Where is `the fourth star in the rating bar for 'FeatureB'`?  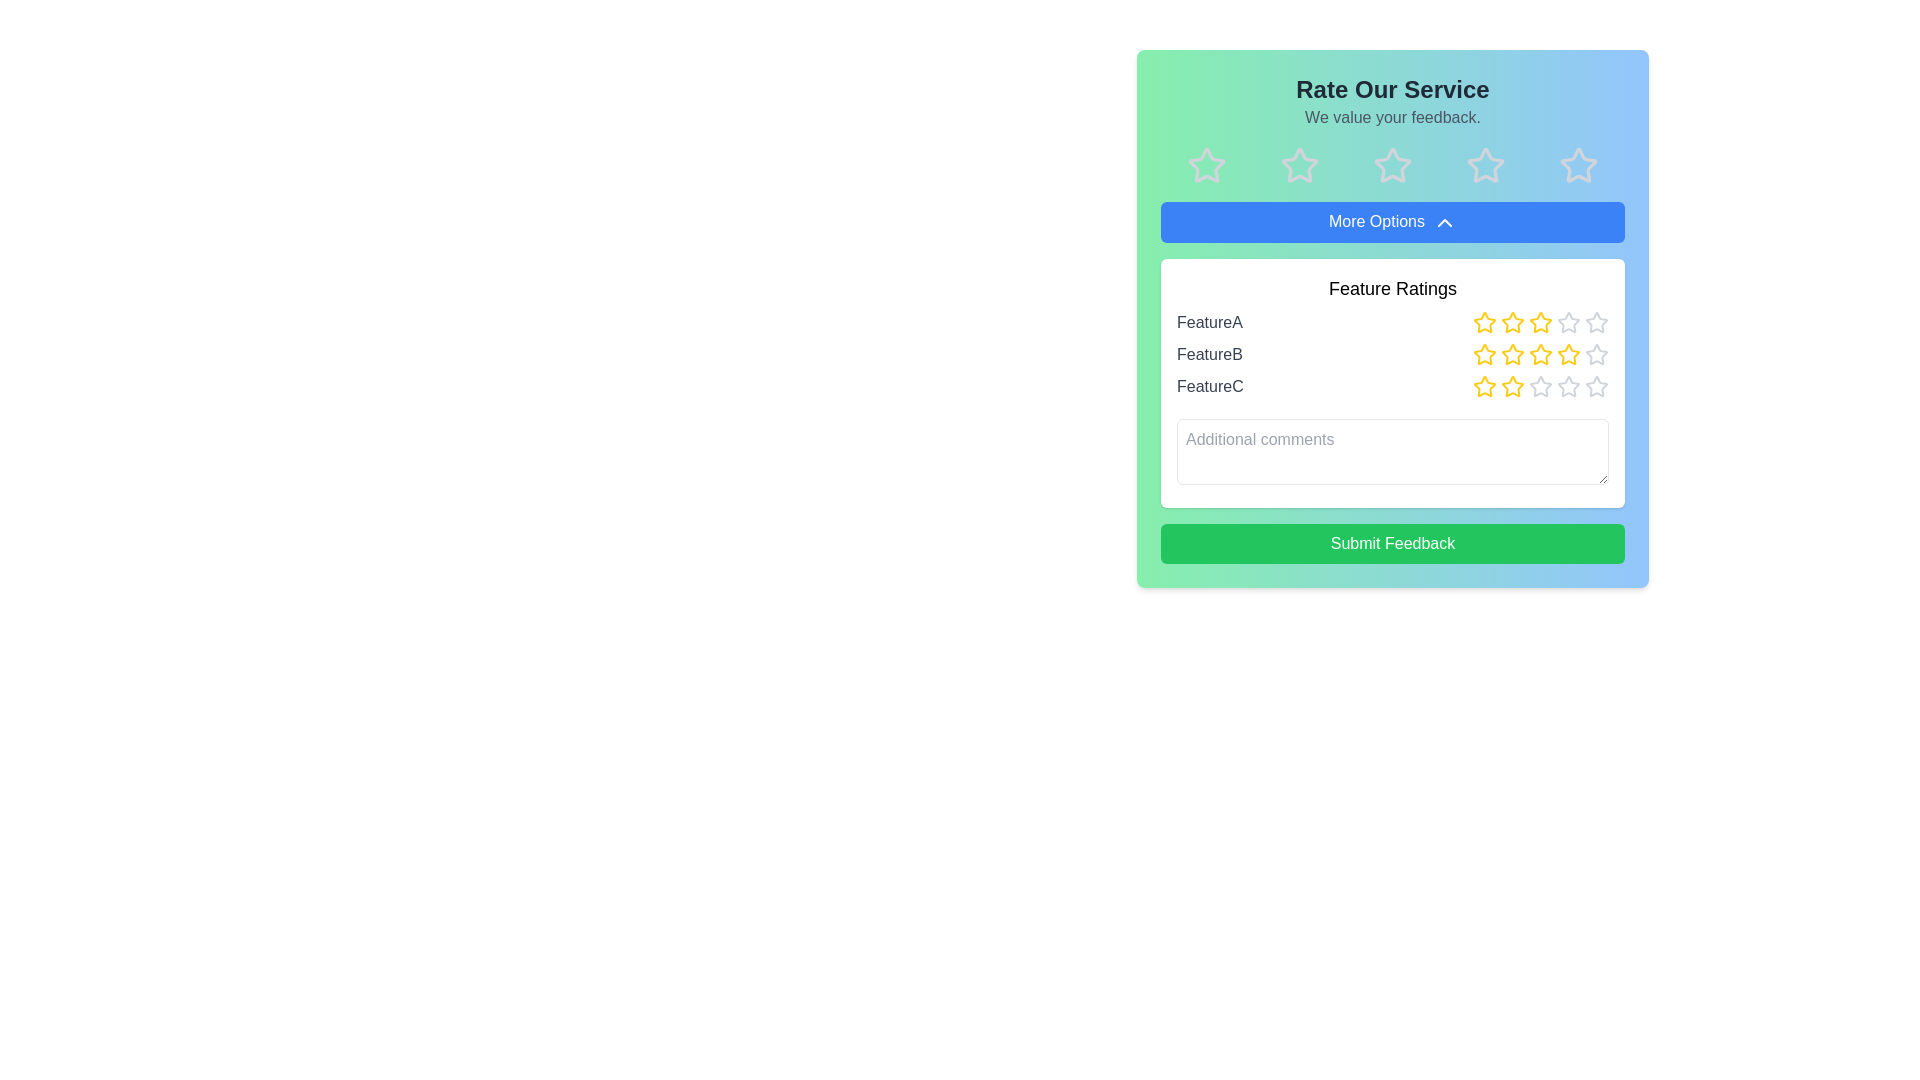 the fourth star in the rating bar for 'FeatureB' is located at coordinates (1539, 353).